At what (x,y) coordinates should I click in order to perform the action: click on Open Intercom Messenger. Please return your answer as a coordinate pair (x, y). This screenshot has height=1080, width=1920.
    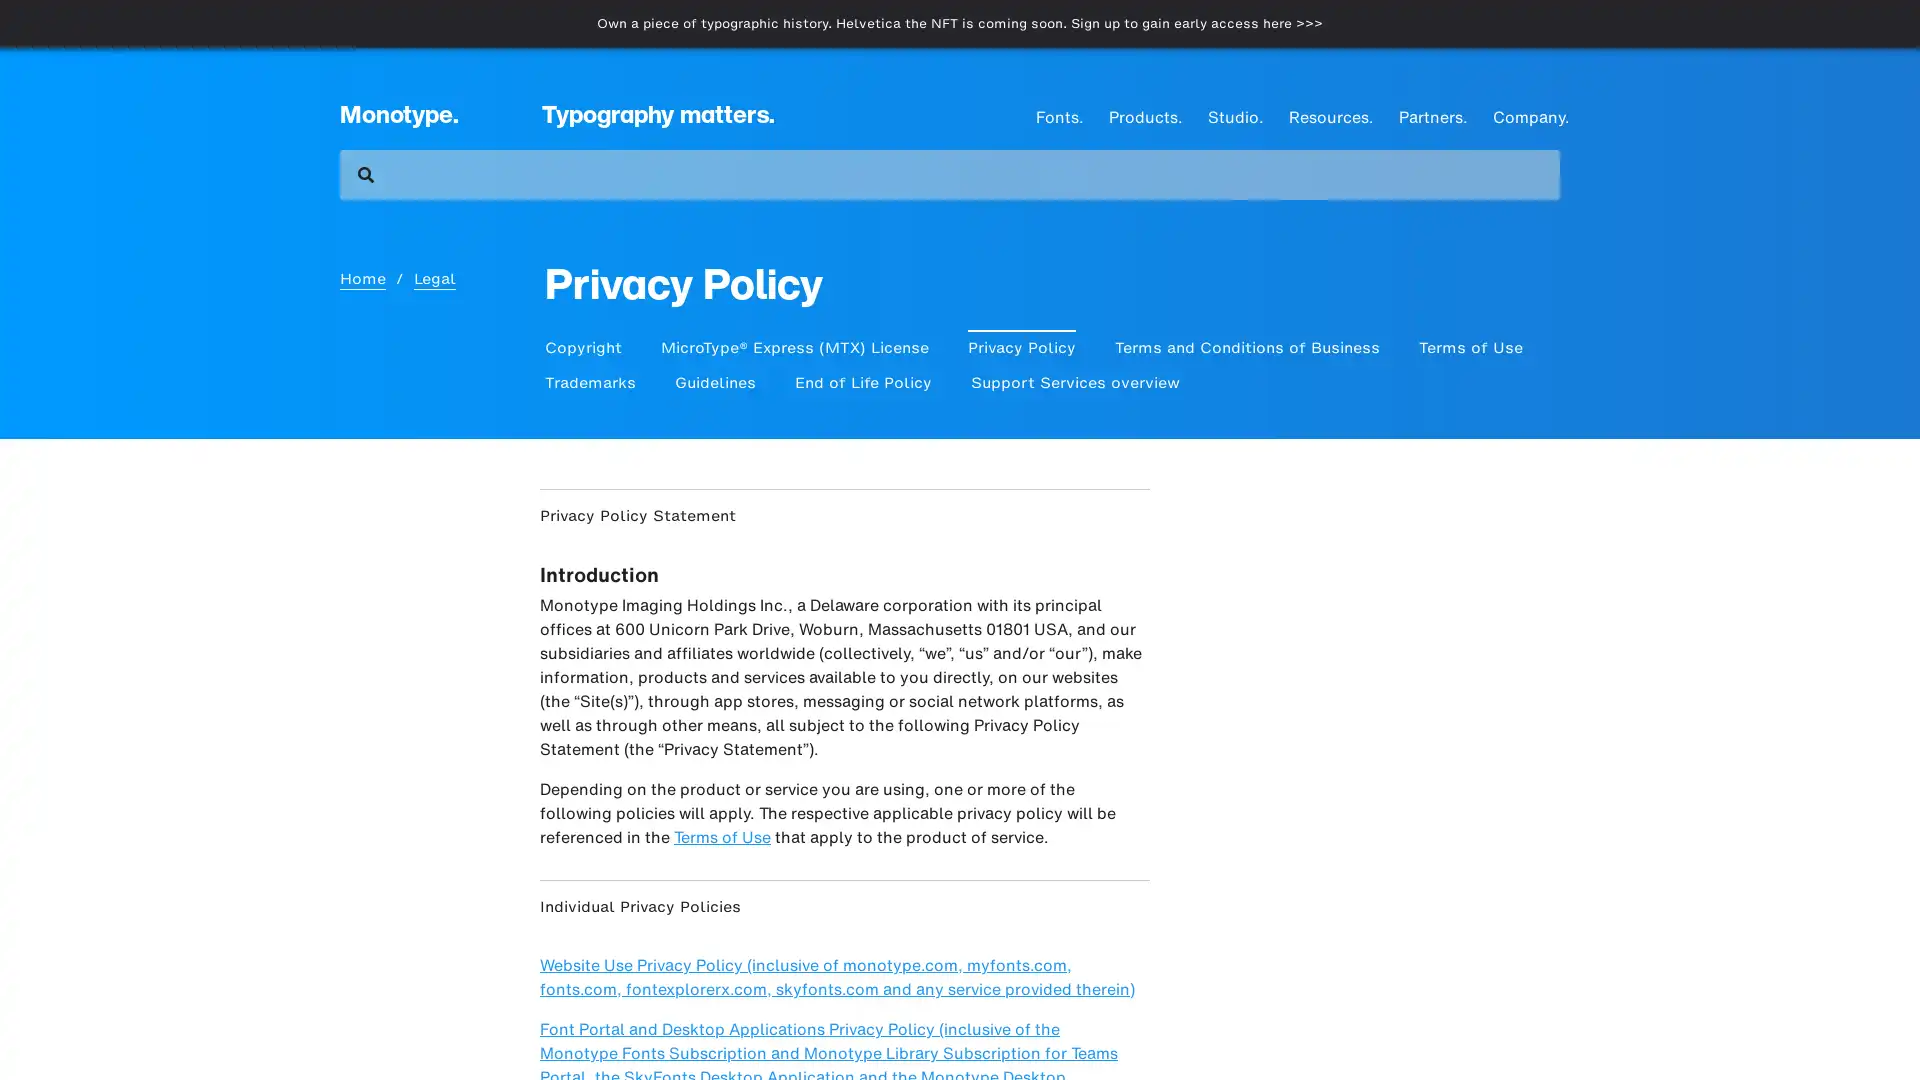
    Looking at the image, I should click on (1856, 1018).